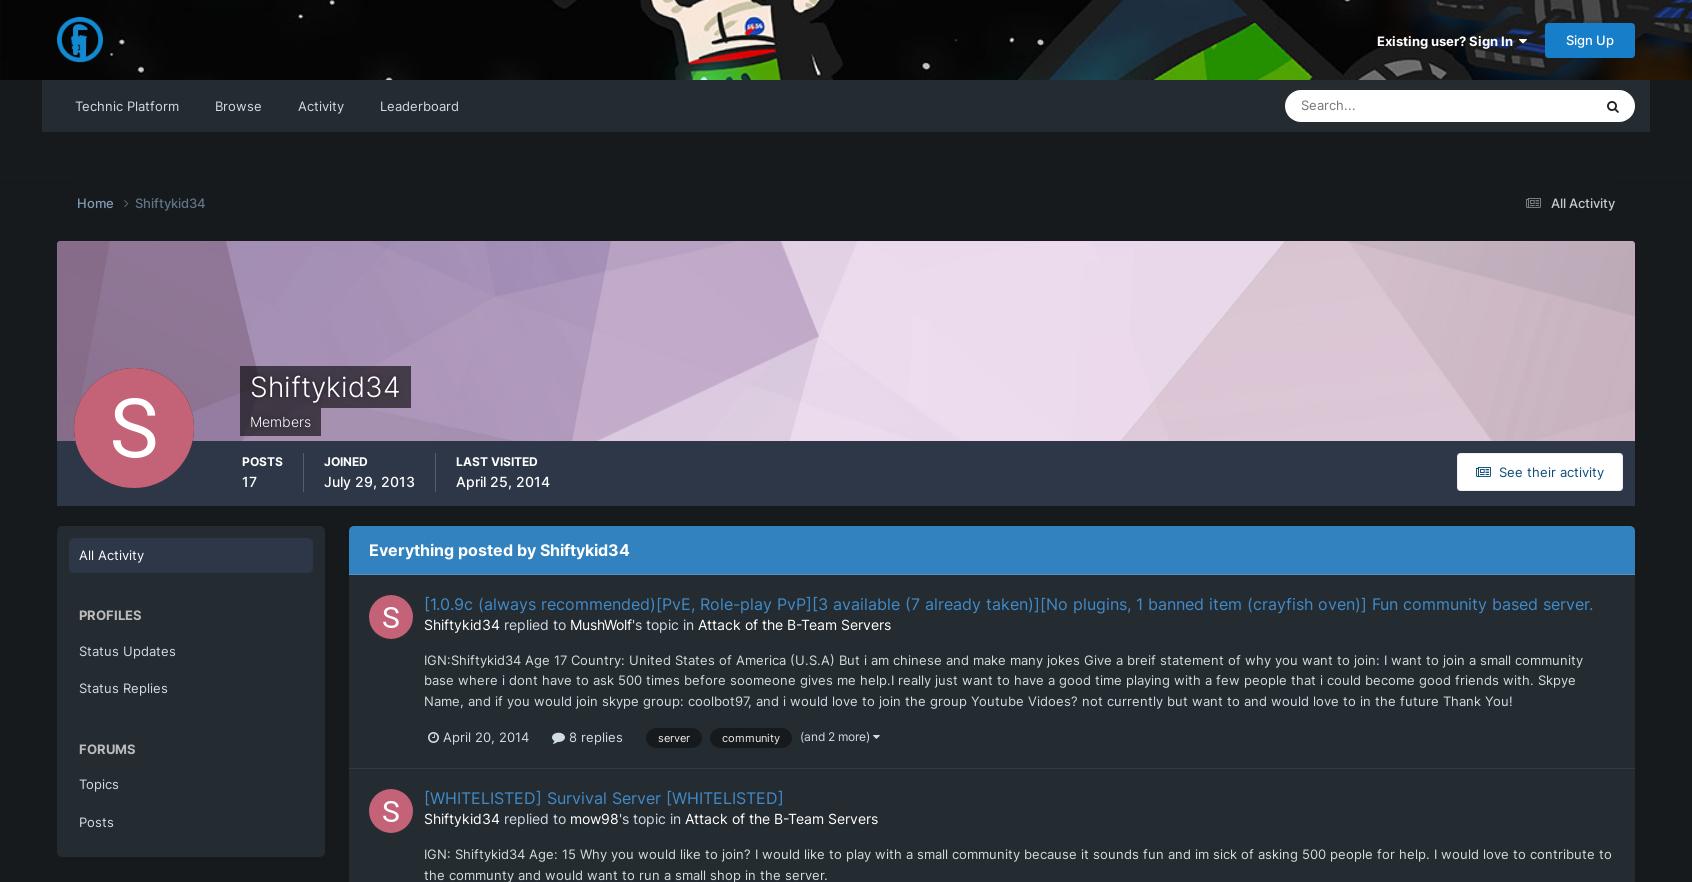 The image size is (1692, 882). I want to click on '17', so click(249, 479).